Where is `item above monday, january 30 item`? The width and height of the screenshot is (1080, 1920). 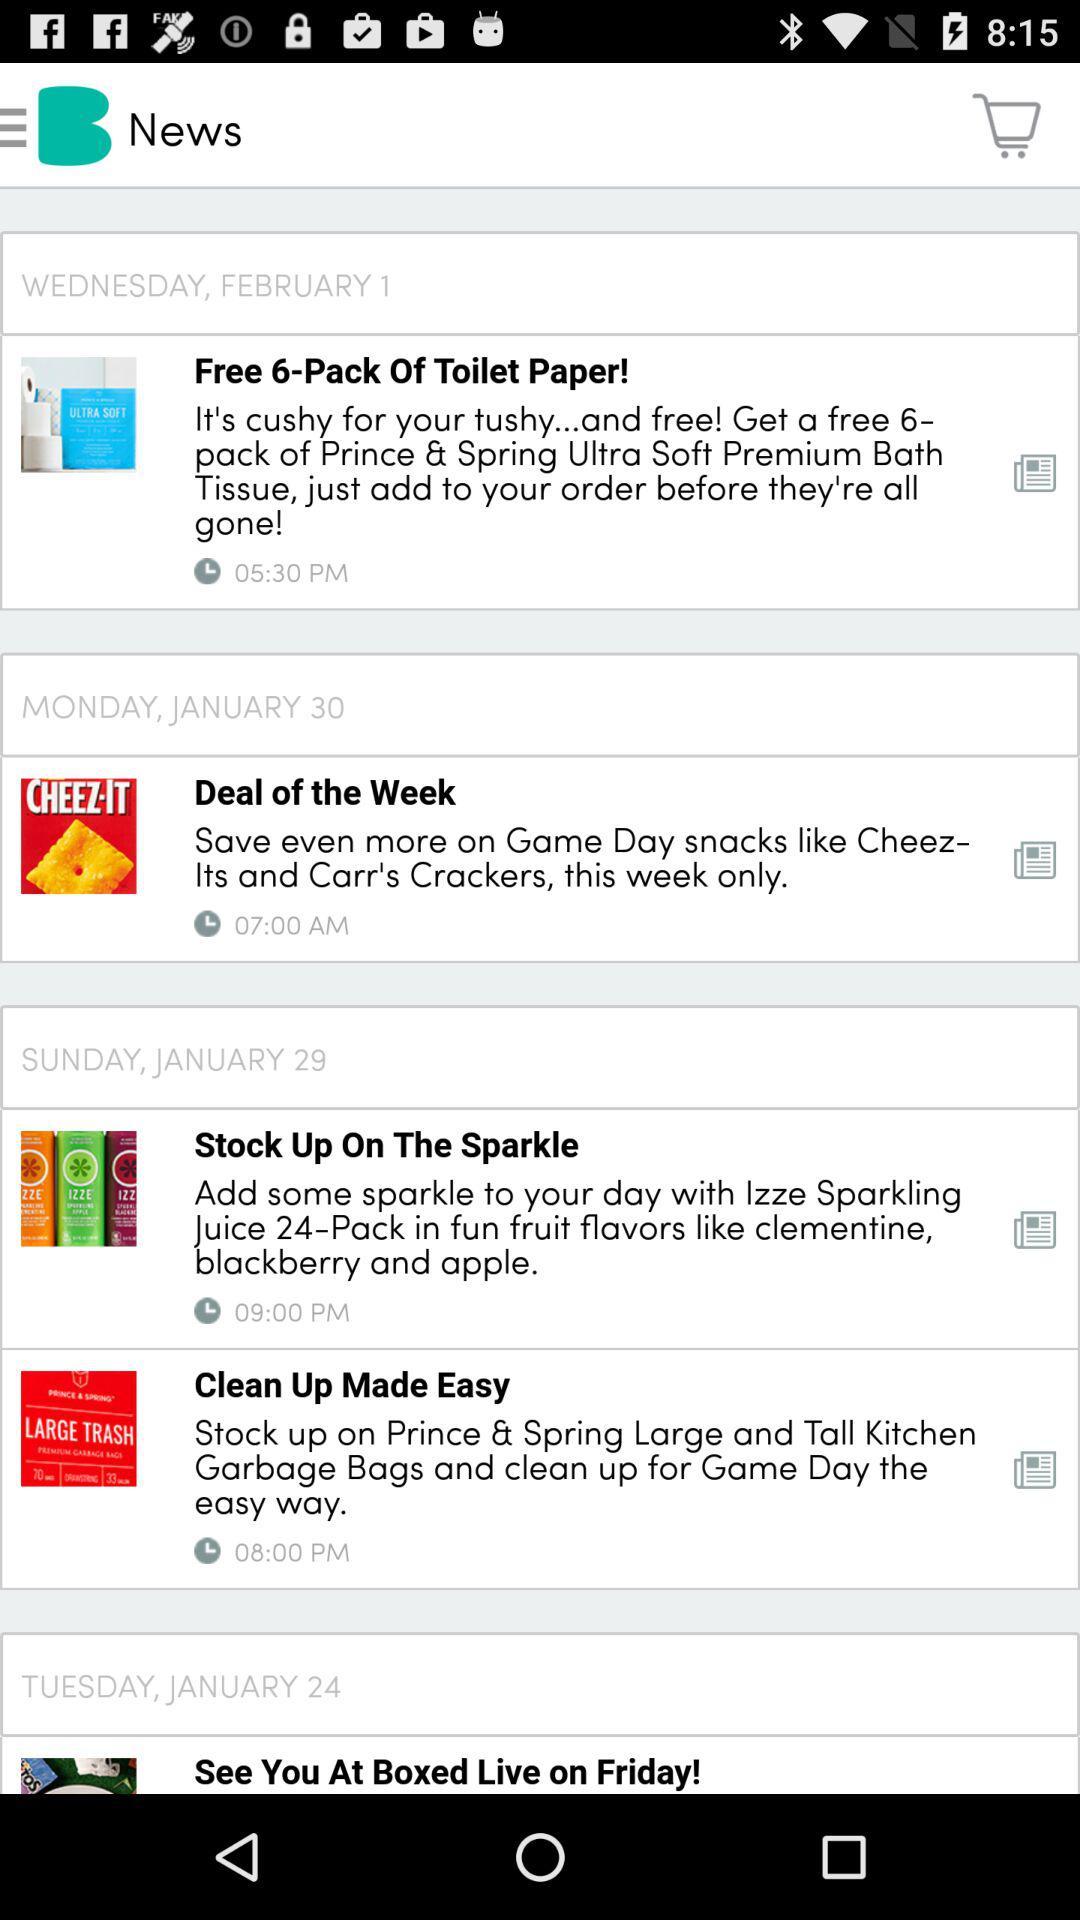 item above monday, january 30 item is located at coordinates (291, 570).